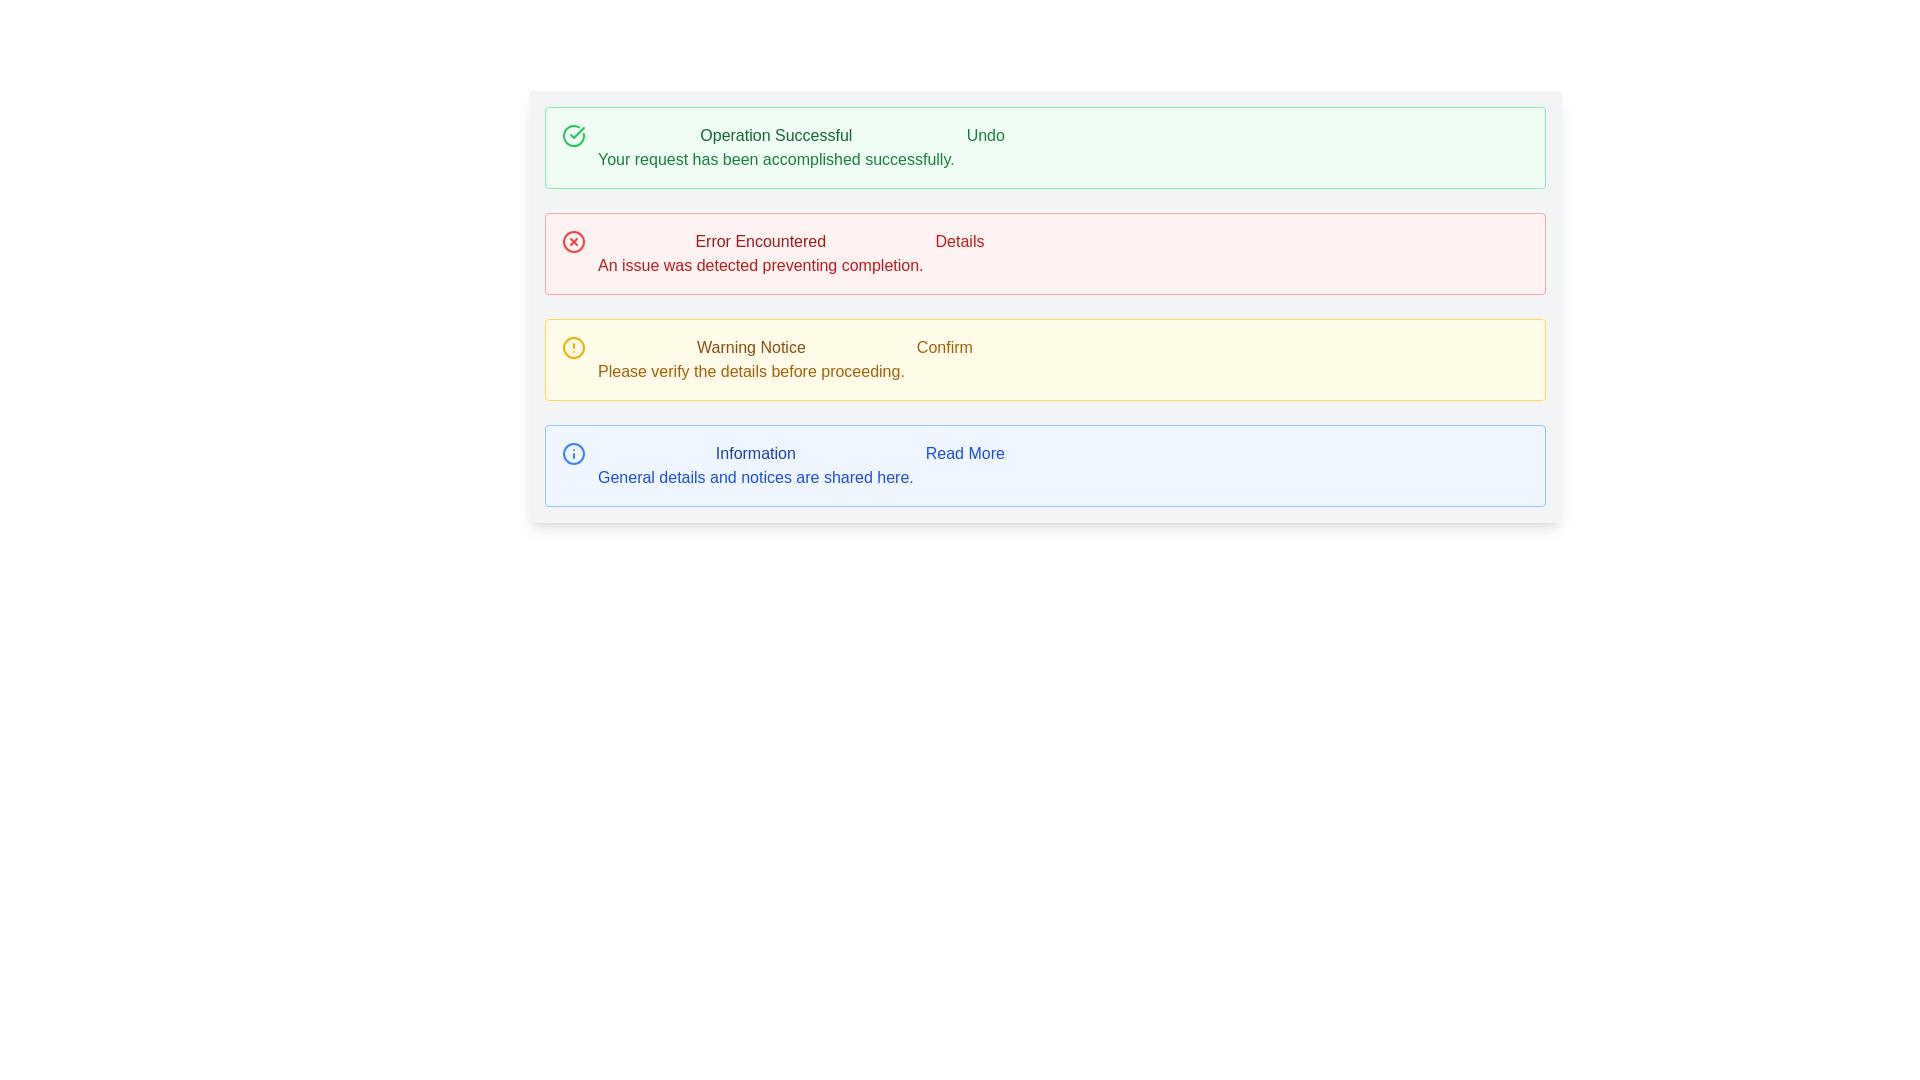 The height and width of the screenshot is (1080, 1920). I want to click on the Warning Icon, which is a yellow circle representing an alert, located to the left of the 'Warning Notice' text in the third horizontal segment of the layout, so click(573, 346).